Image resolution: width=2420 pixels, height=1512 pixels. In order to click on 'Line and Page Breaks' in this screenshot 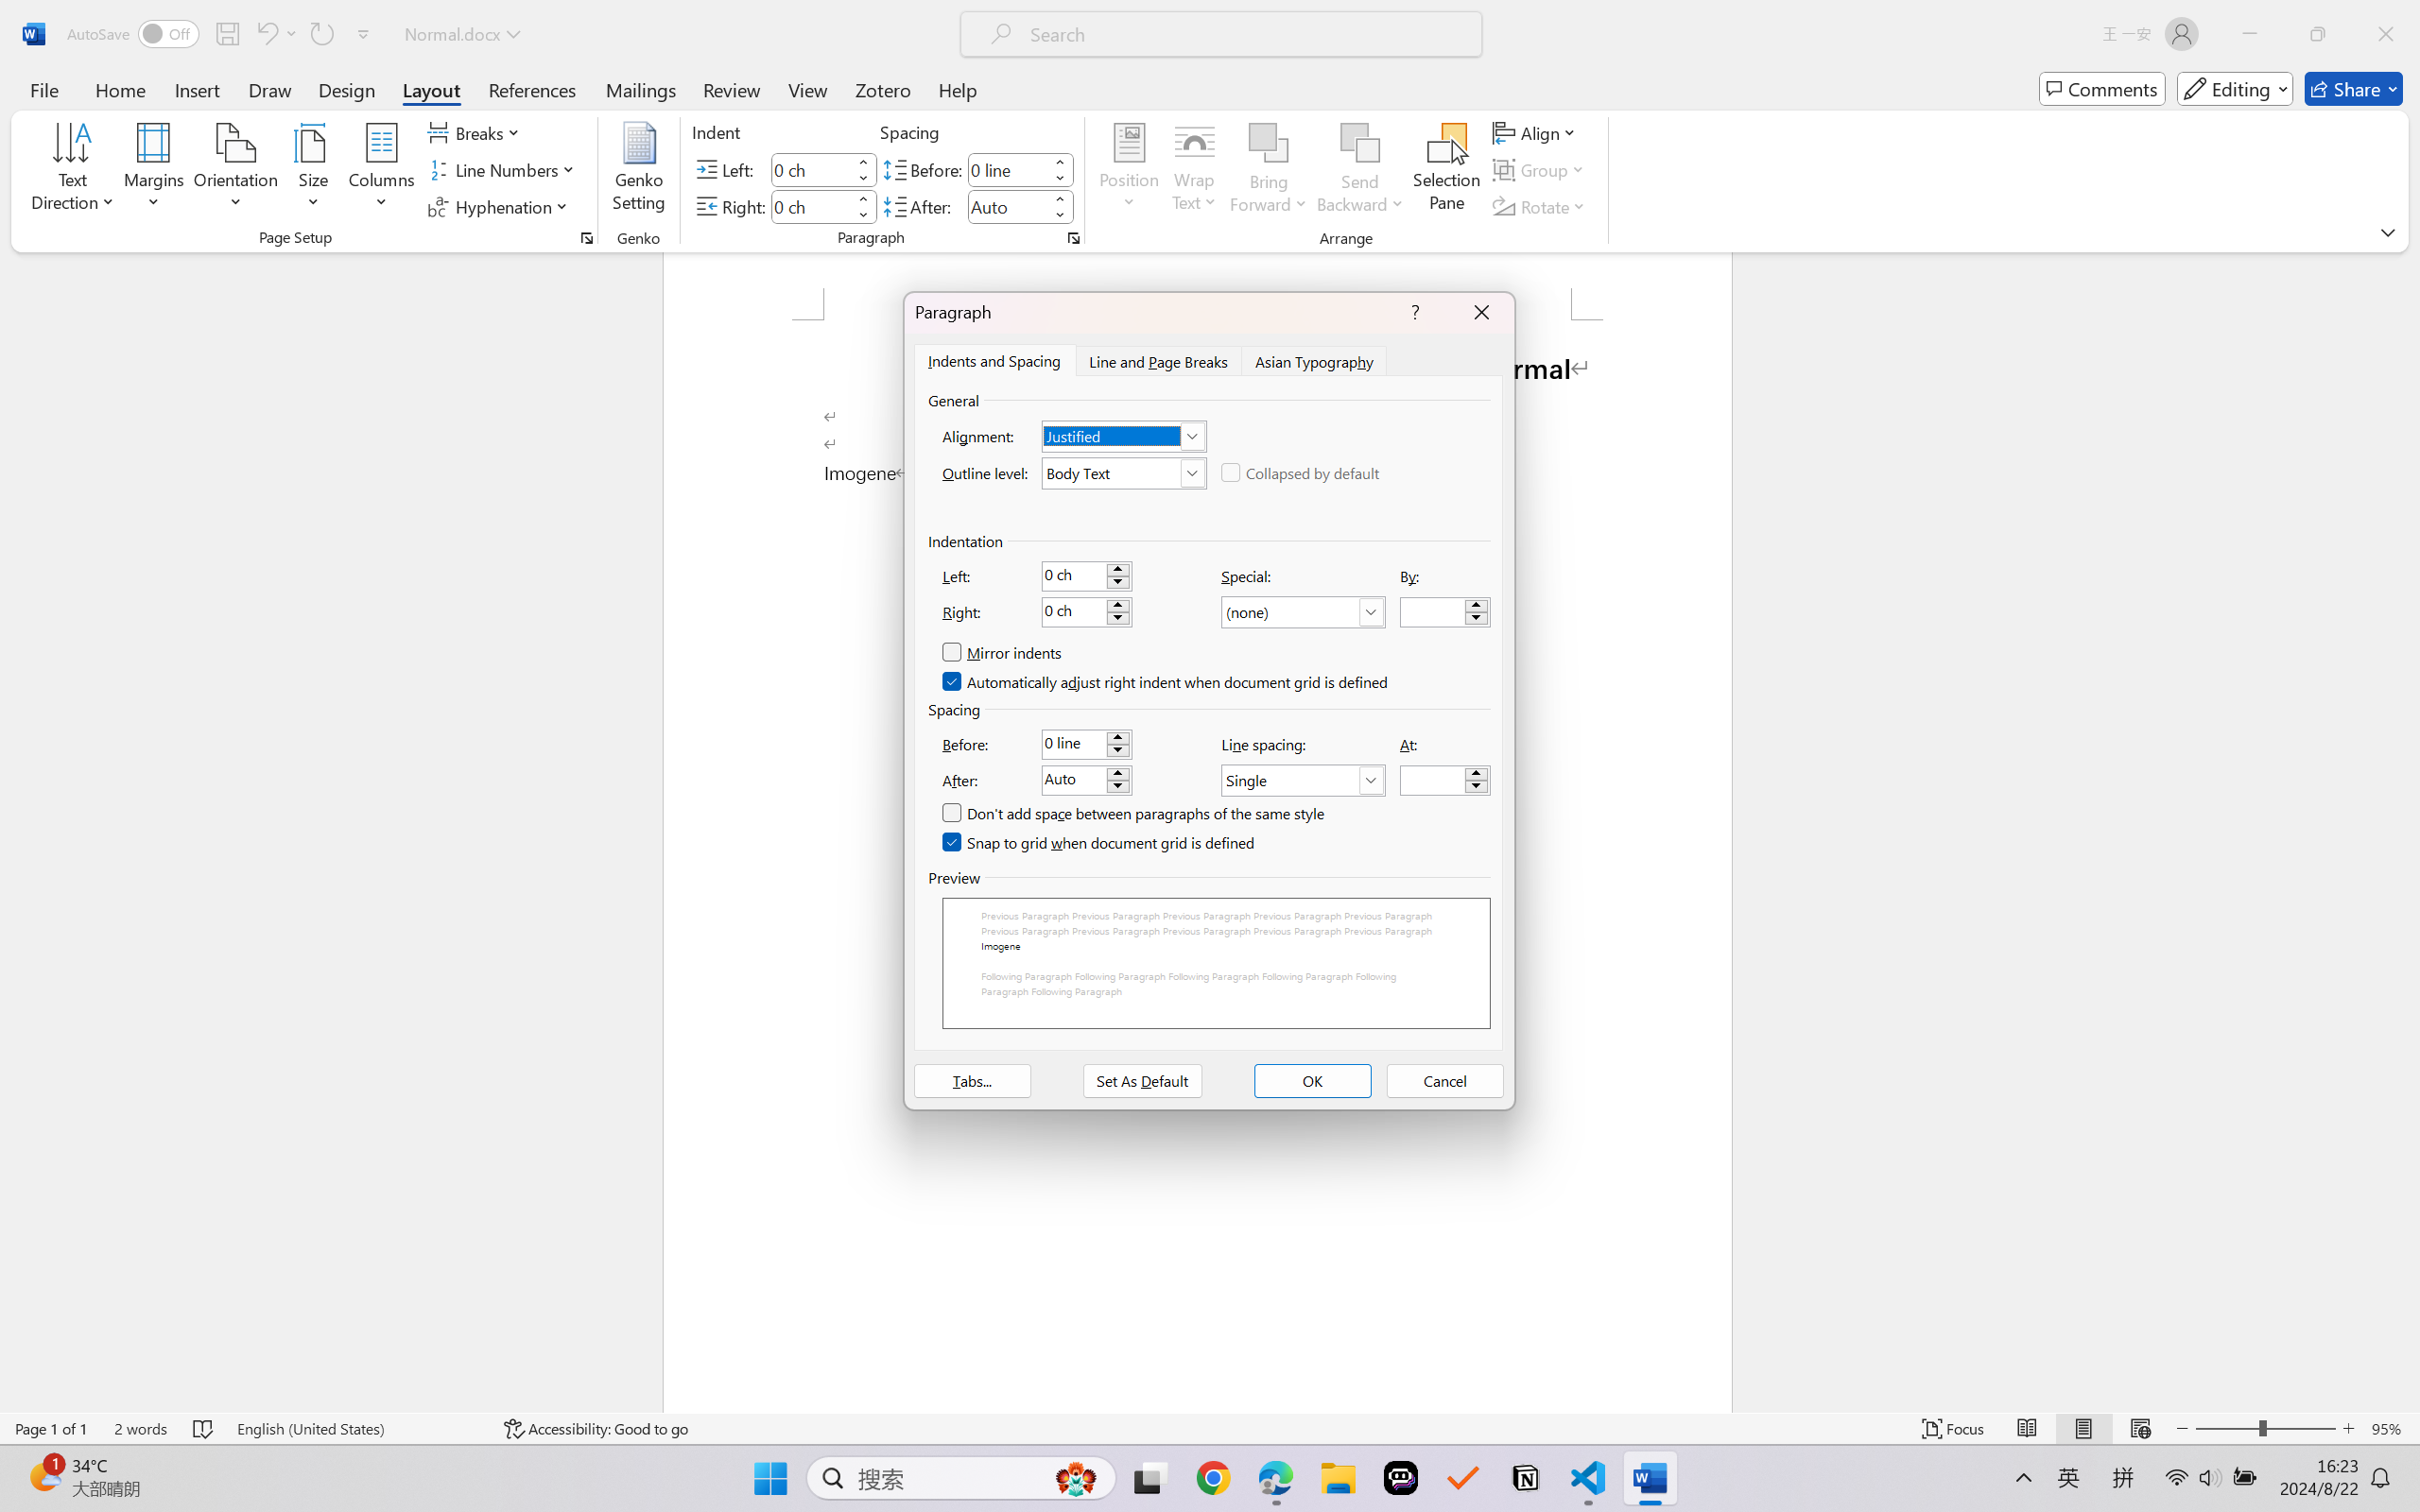, I will do `click(1157, 359)`.